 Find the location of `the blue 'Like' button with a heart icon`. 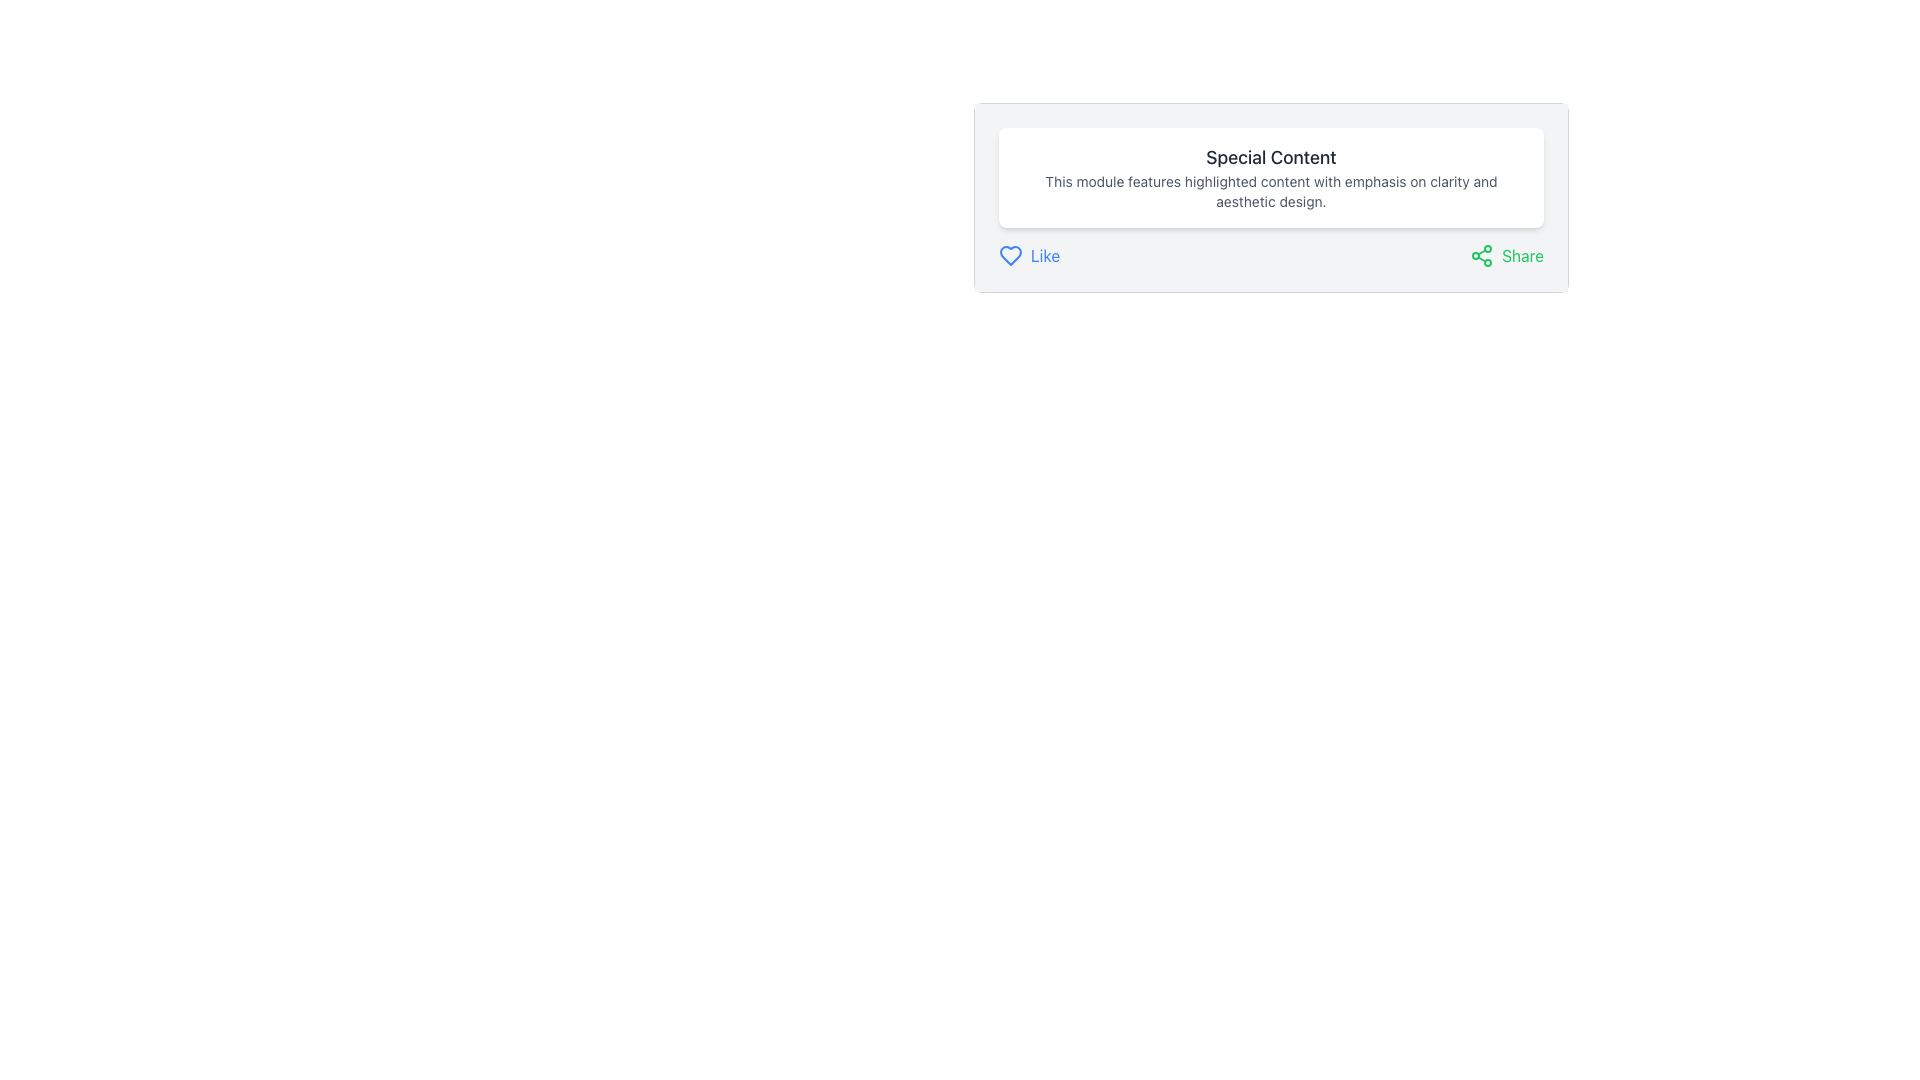

the blue 'Like' button with a heart icon is located at coordinates (1029, 254).